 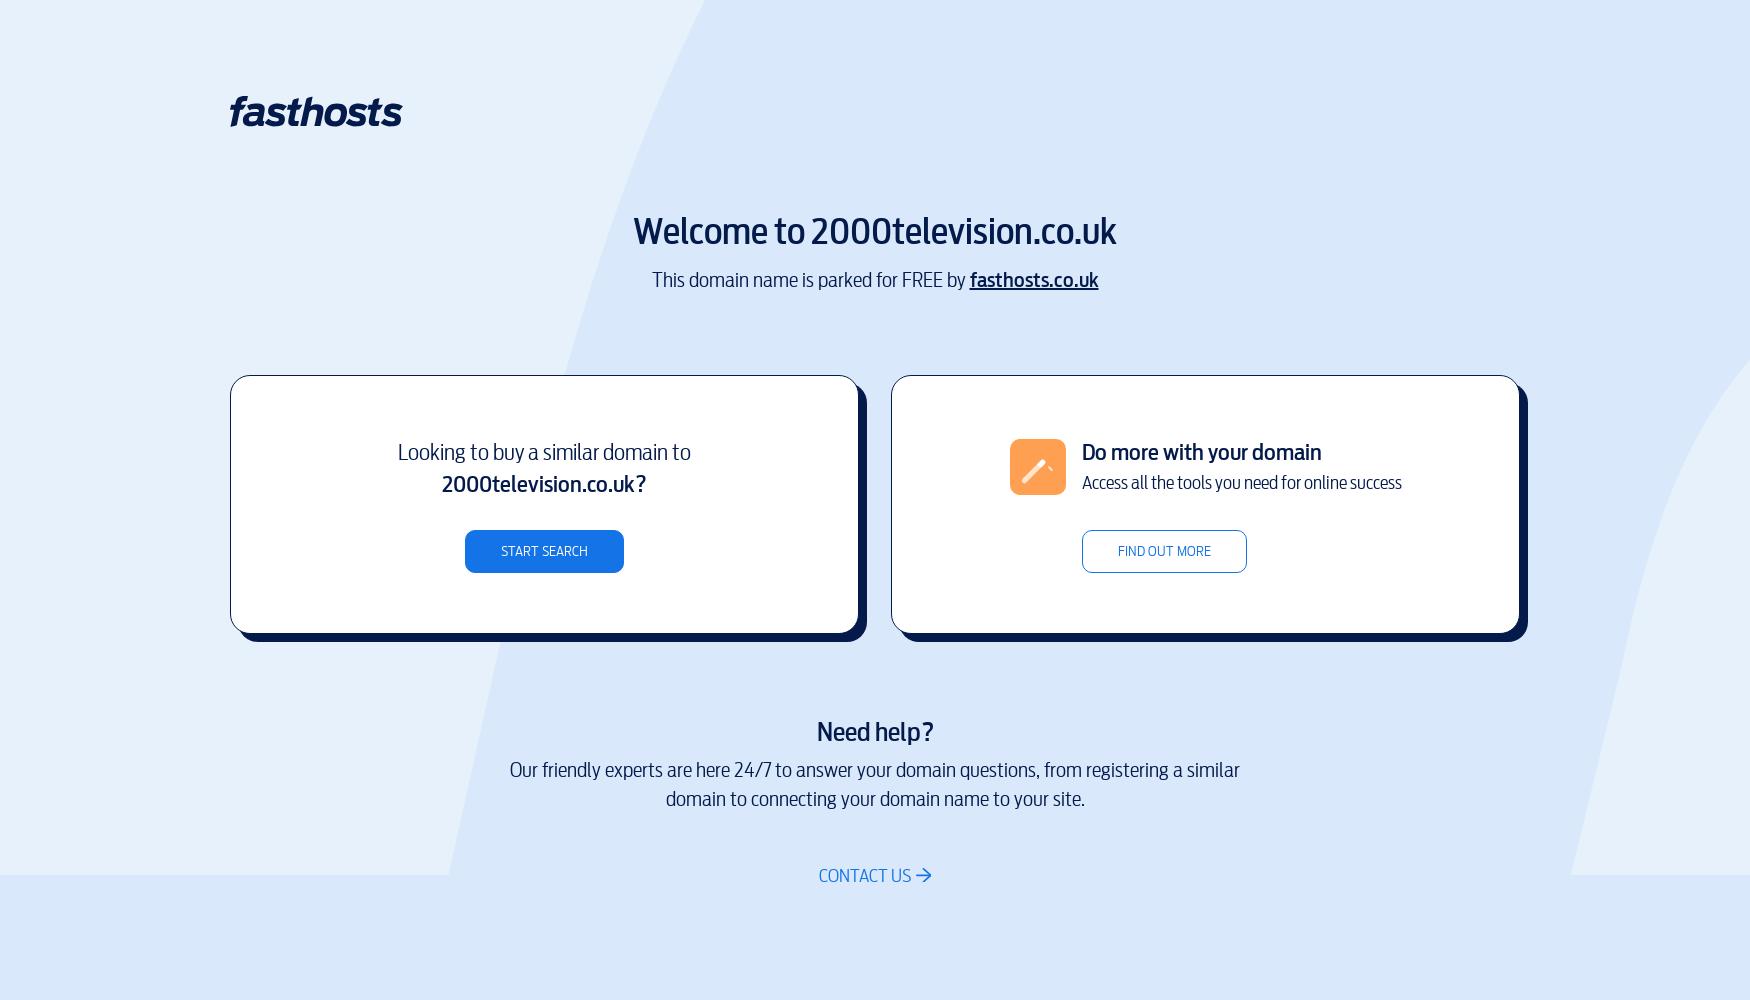 What do you see at coordinates (865, 875) in the screenshot?
I see `'Contact us'` at bounding box center [865, 875].